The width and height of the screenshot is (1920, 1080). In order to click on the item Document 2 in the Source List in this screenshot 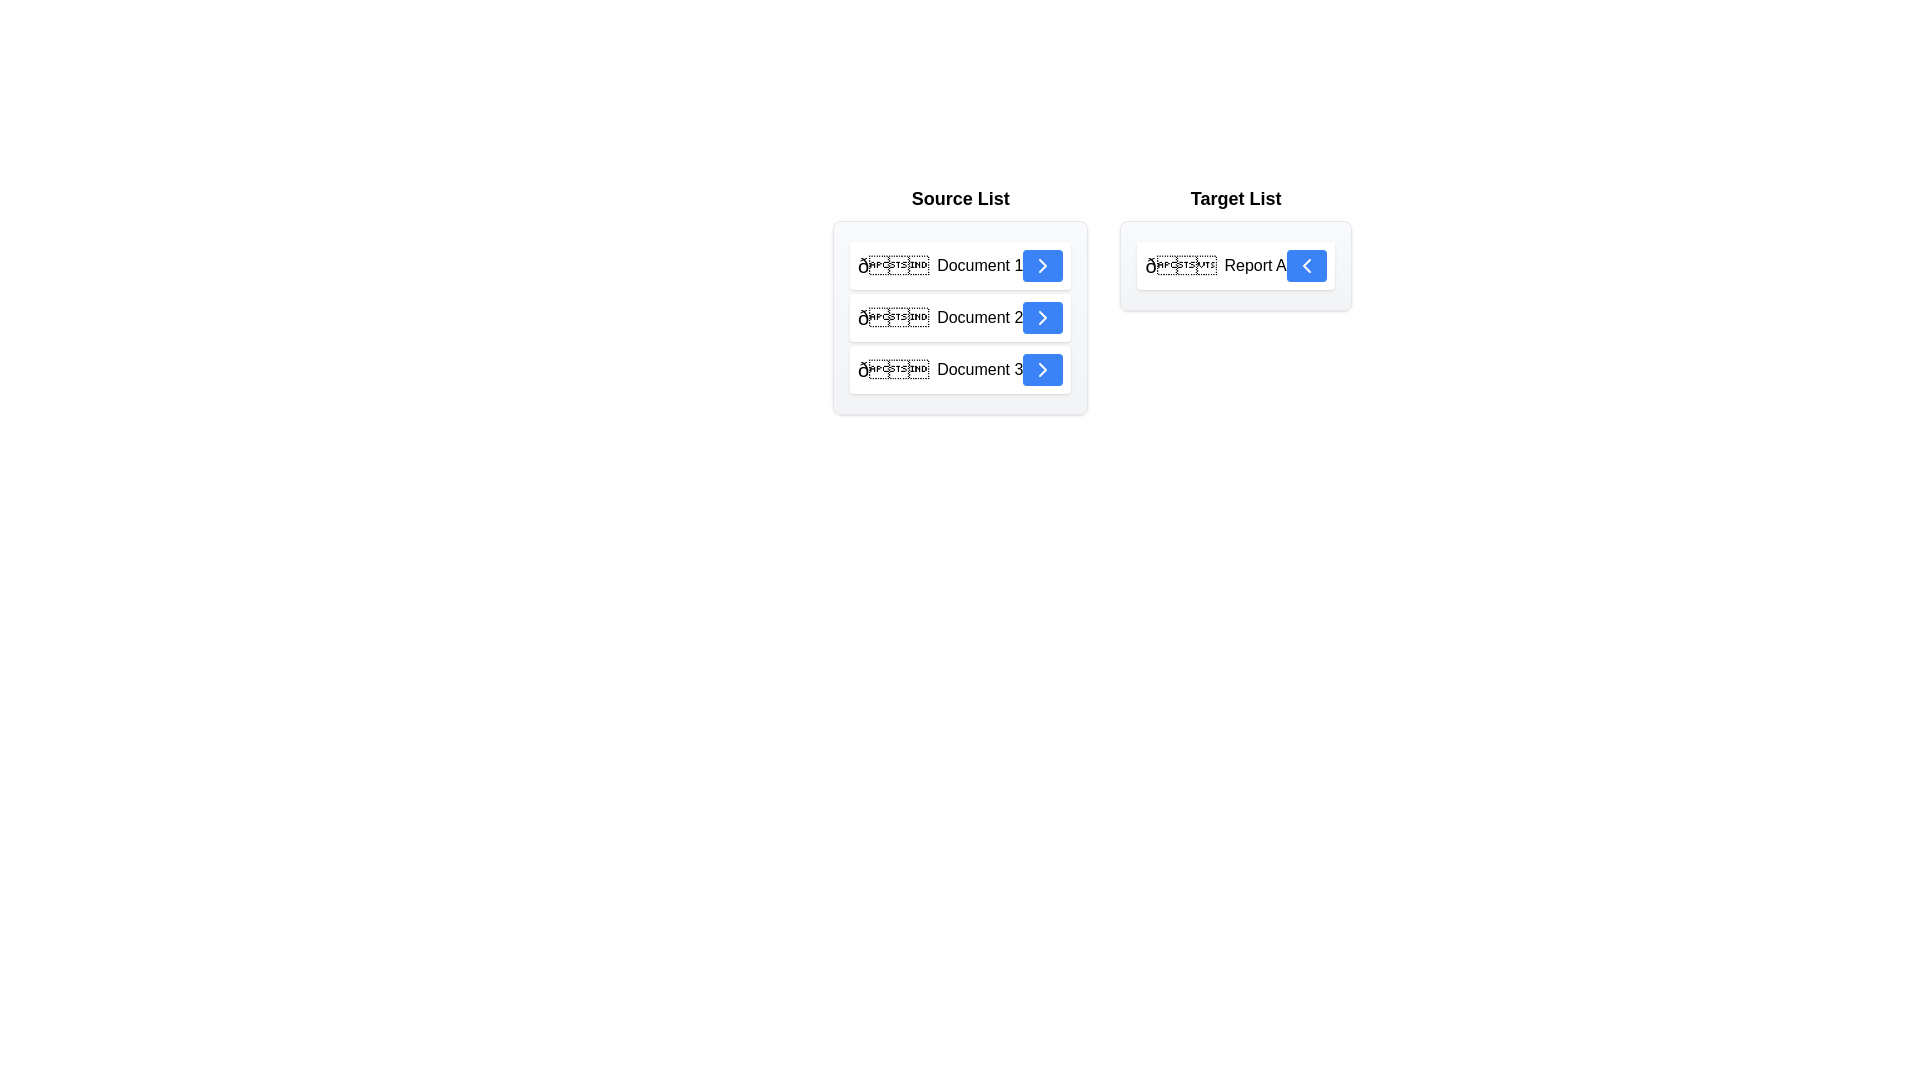, I will do `click(960, 316)`.